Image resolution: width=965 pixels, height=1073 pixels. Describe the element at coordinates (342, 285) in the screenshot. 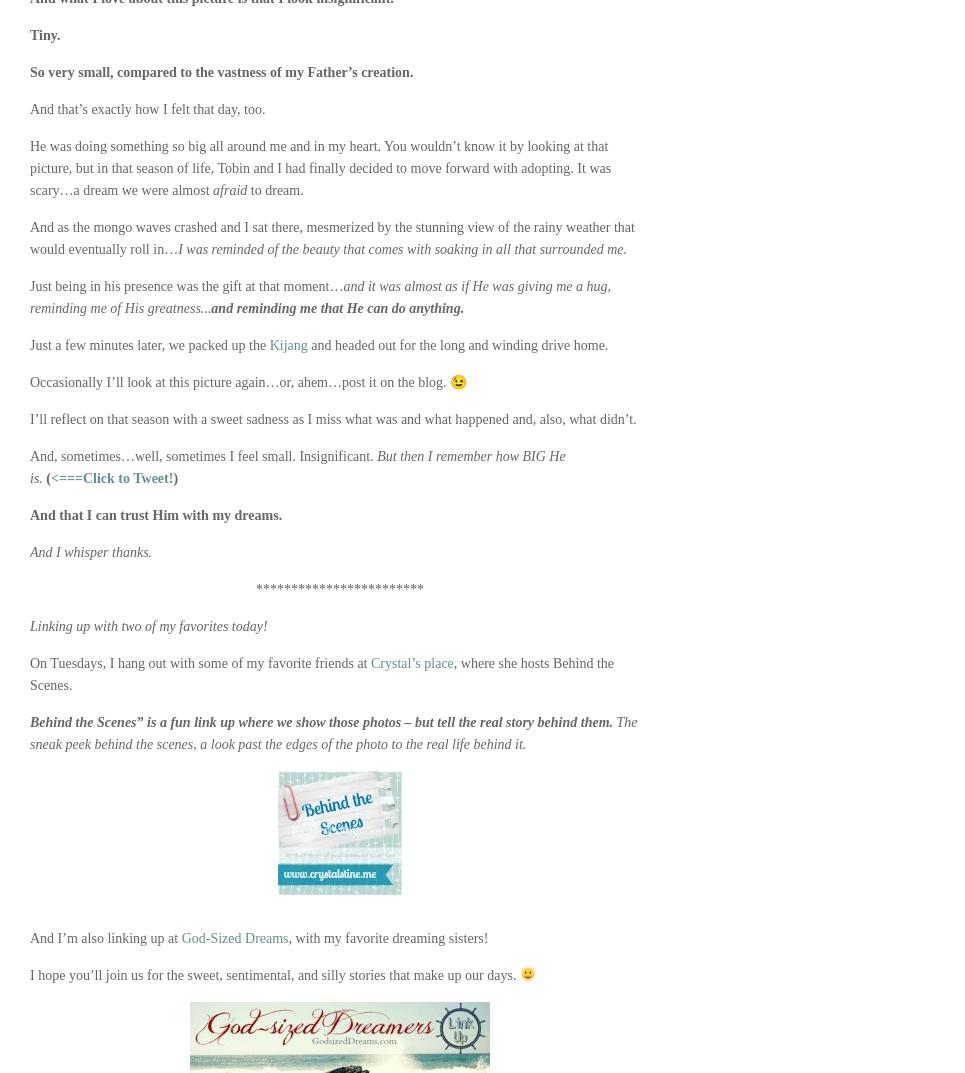

I see `'and it'` at that location.